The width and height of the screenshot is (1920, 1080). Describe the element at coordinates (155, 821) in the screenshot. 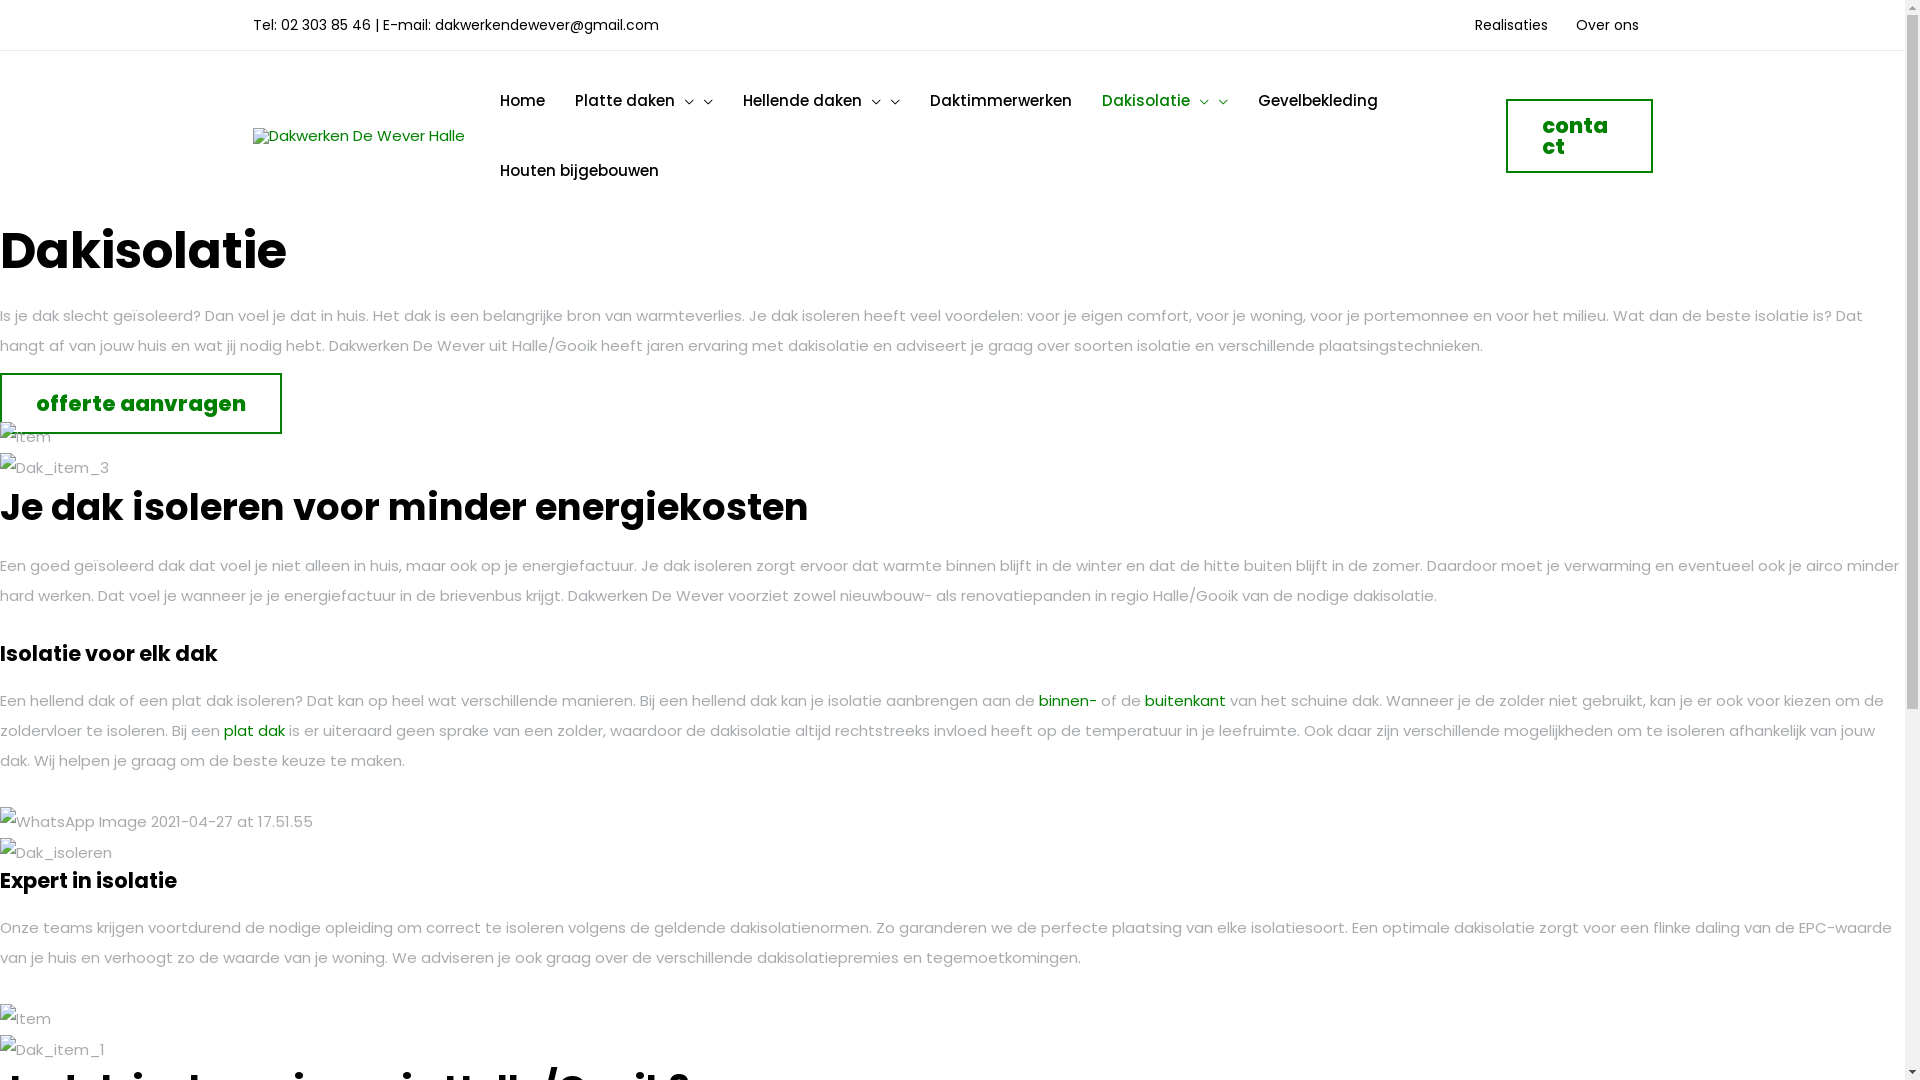

I see `'WhatsApp Image 2021-04-27 at 17.51.55'` at that location.